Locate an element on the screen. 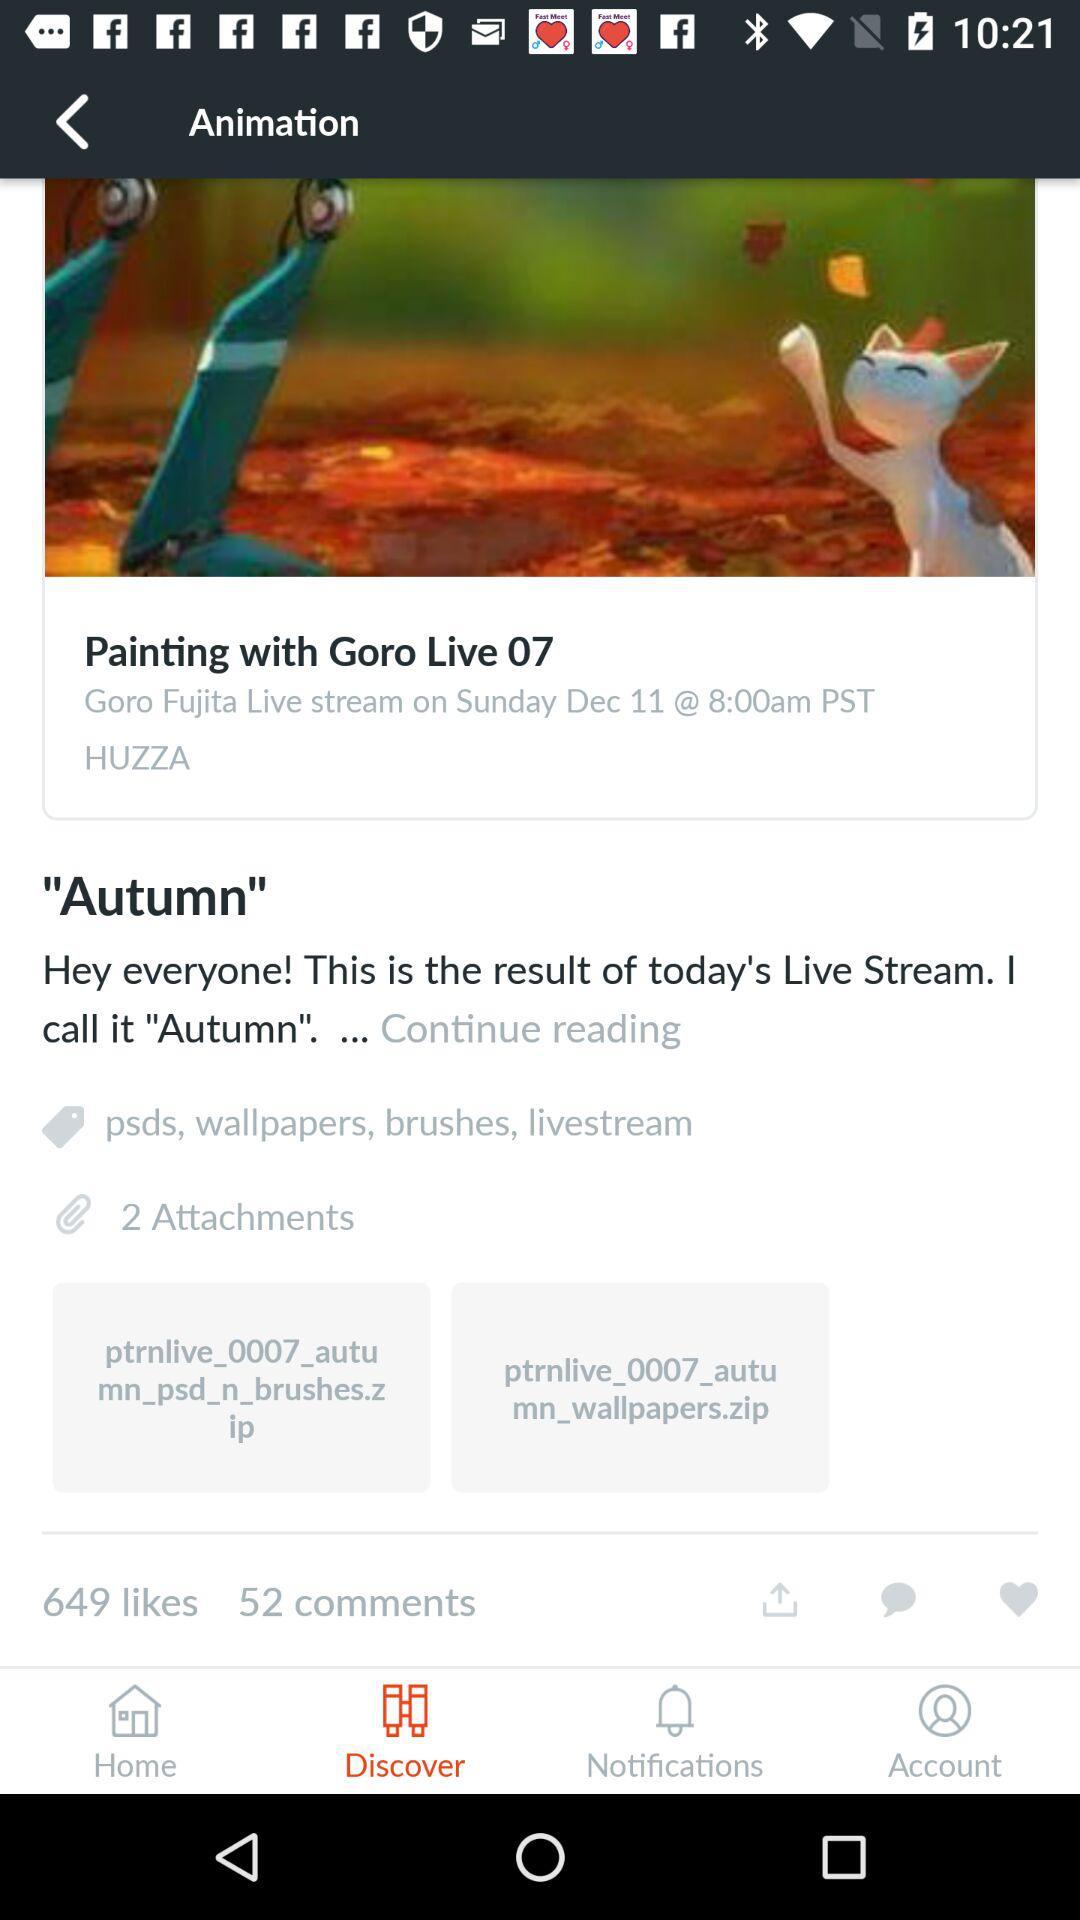  the icon below the "autumn" item is located at coordinates (540, 997).